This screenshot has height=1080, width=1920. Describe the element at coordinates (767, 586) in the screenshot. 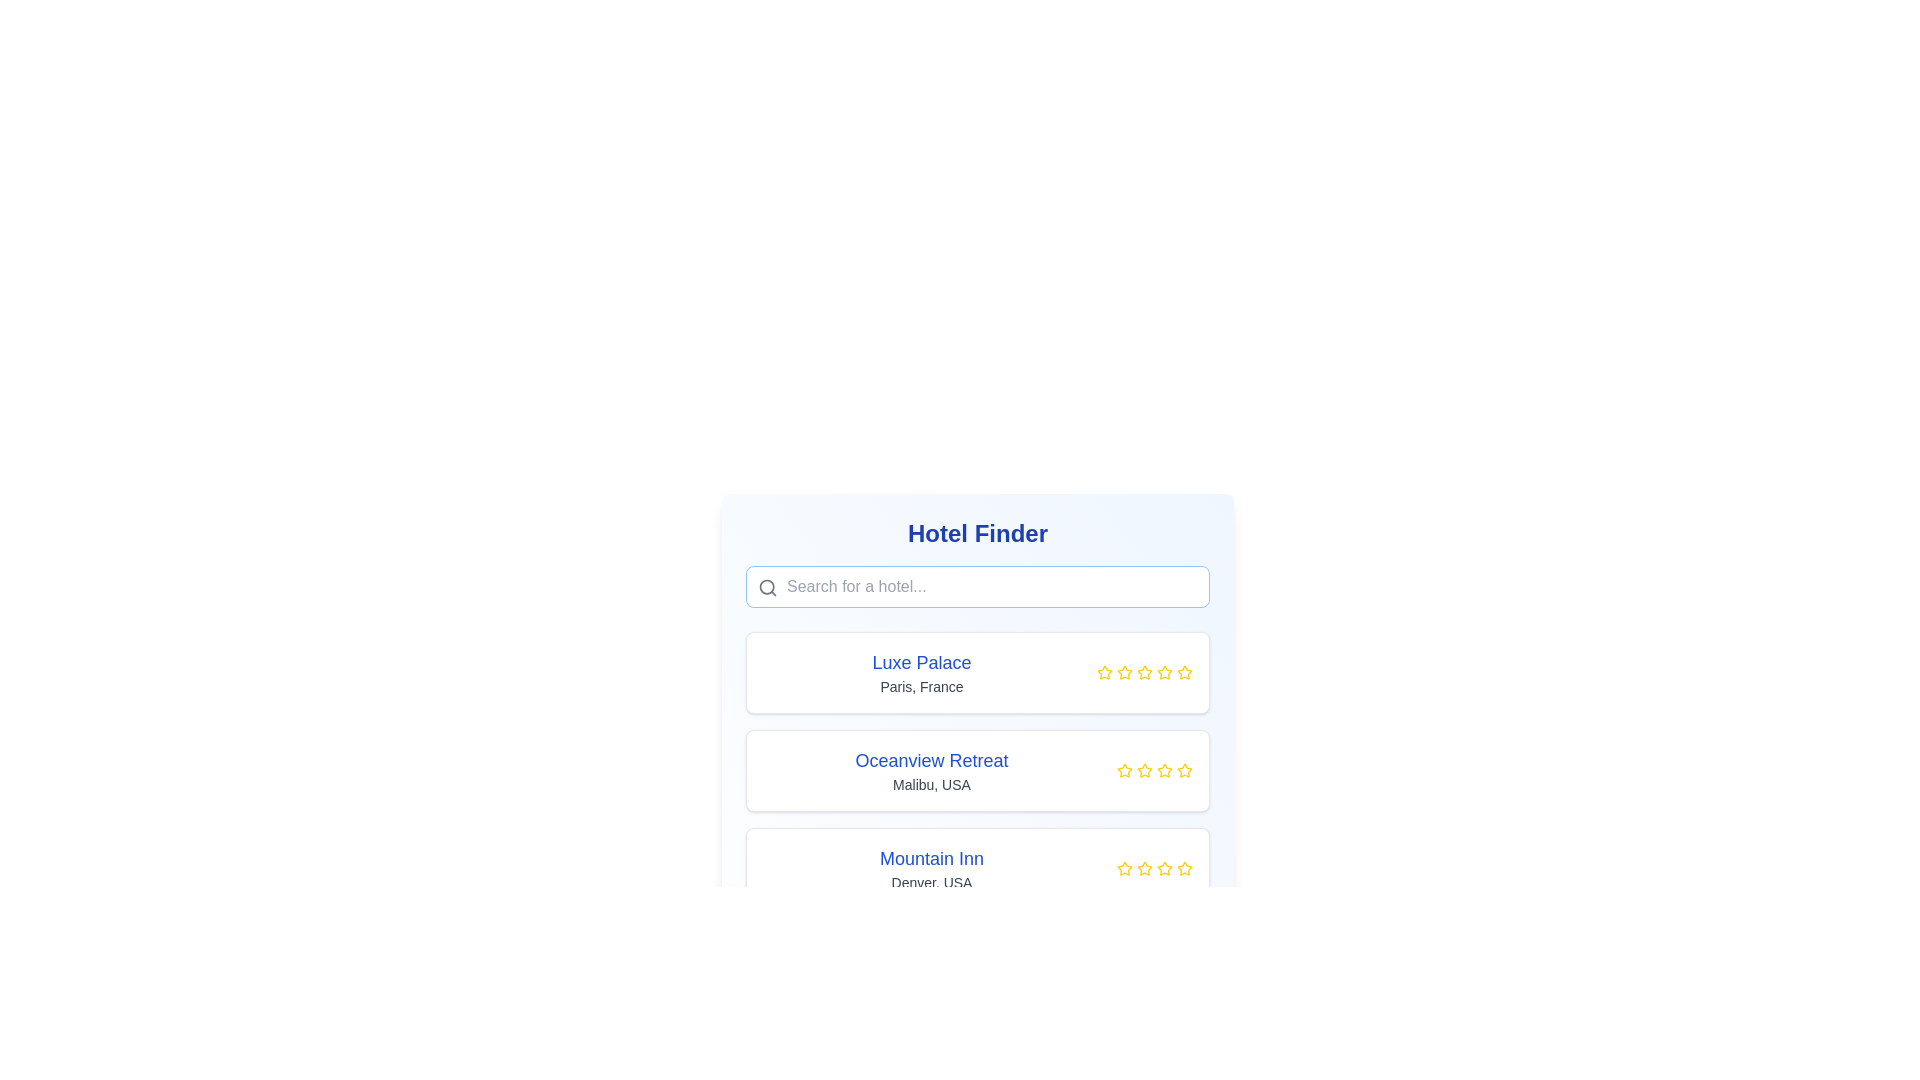

I see `the search icon, which is a gray outlined magnifying glass located on the left side of the search bar` at that location.